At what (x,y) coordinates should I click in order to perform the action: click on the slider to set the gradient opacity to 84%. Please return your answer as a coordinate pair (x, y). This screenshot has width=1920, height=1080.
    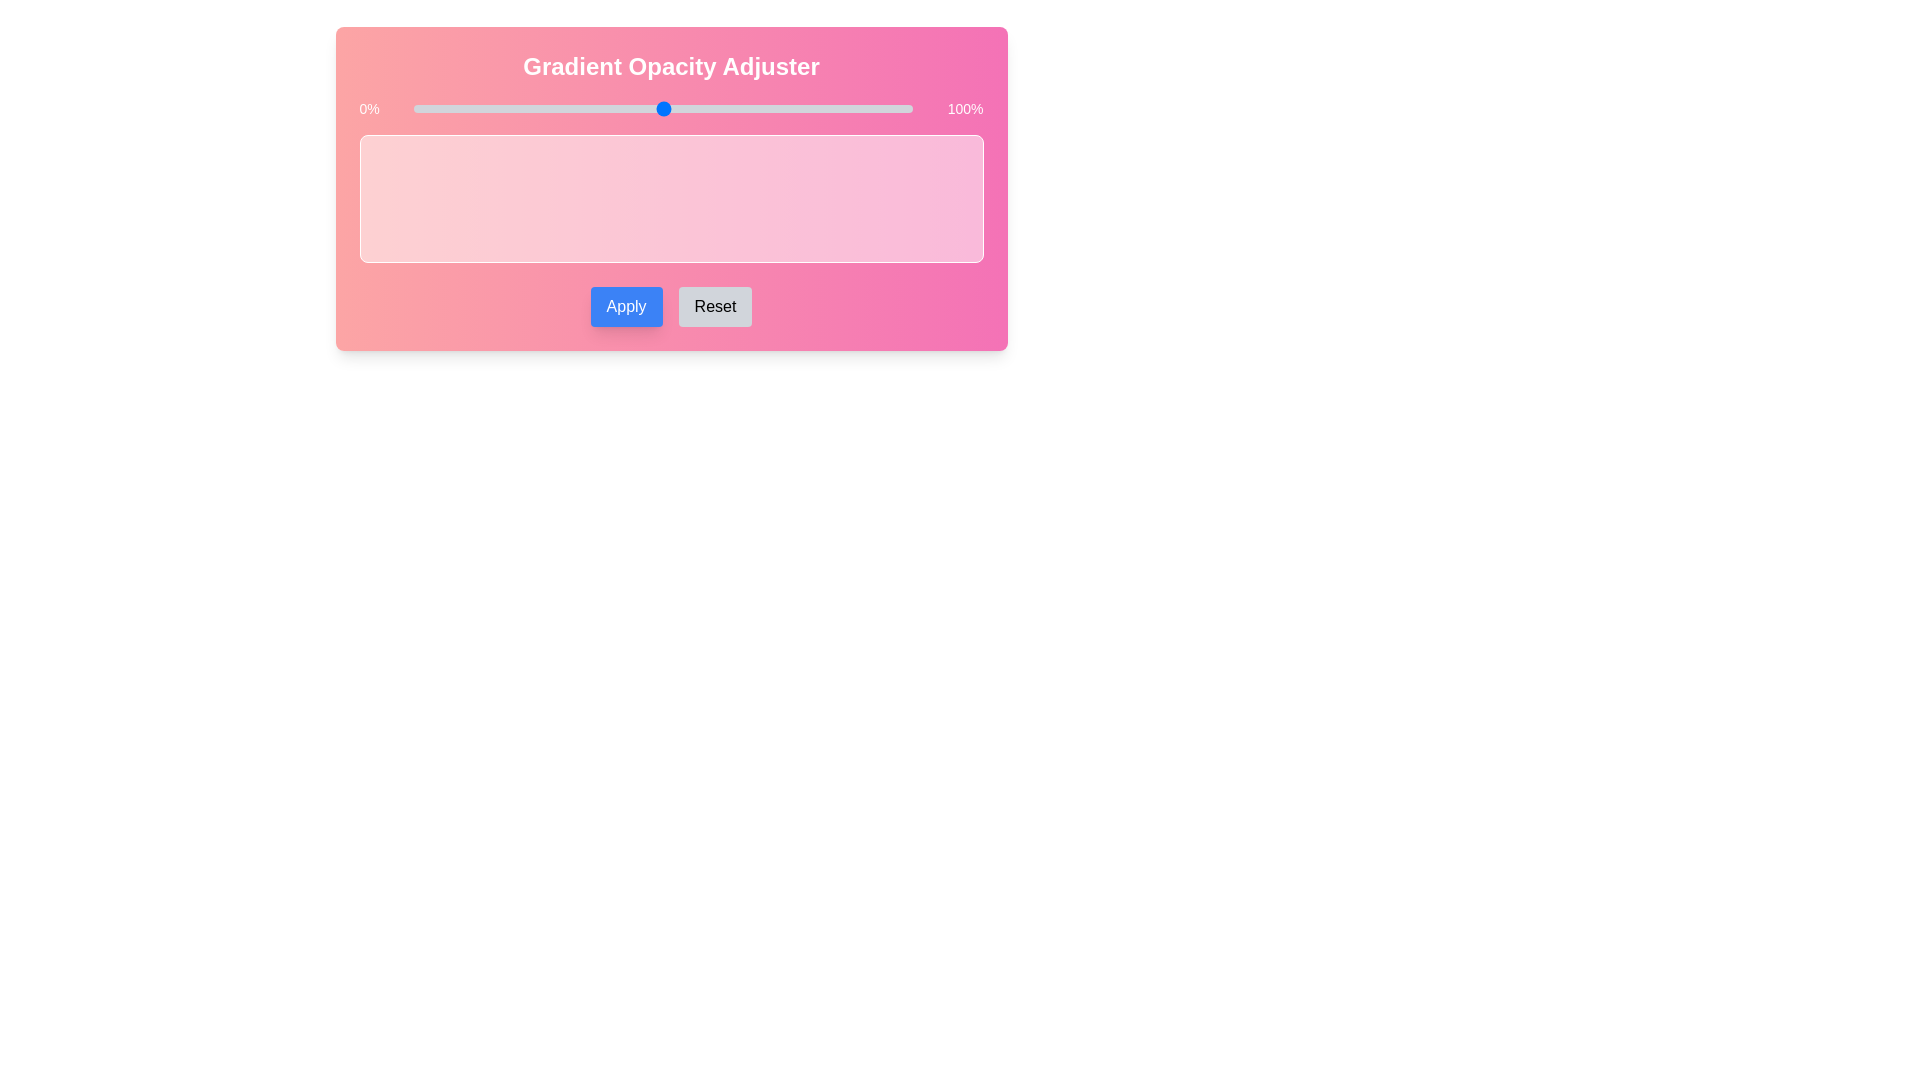
    Looking at the image, I should click on (833, 108).